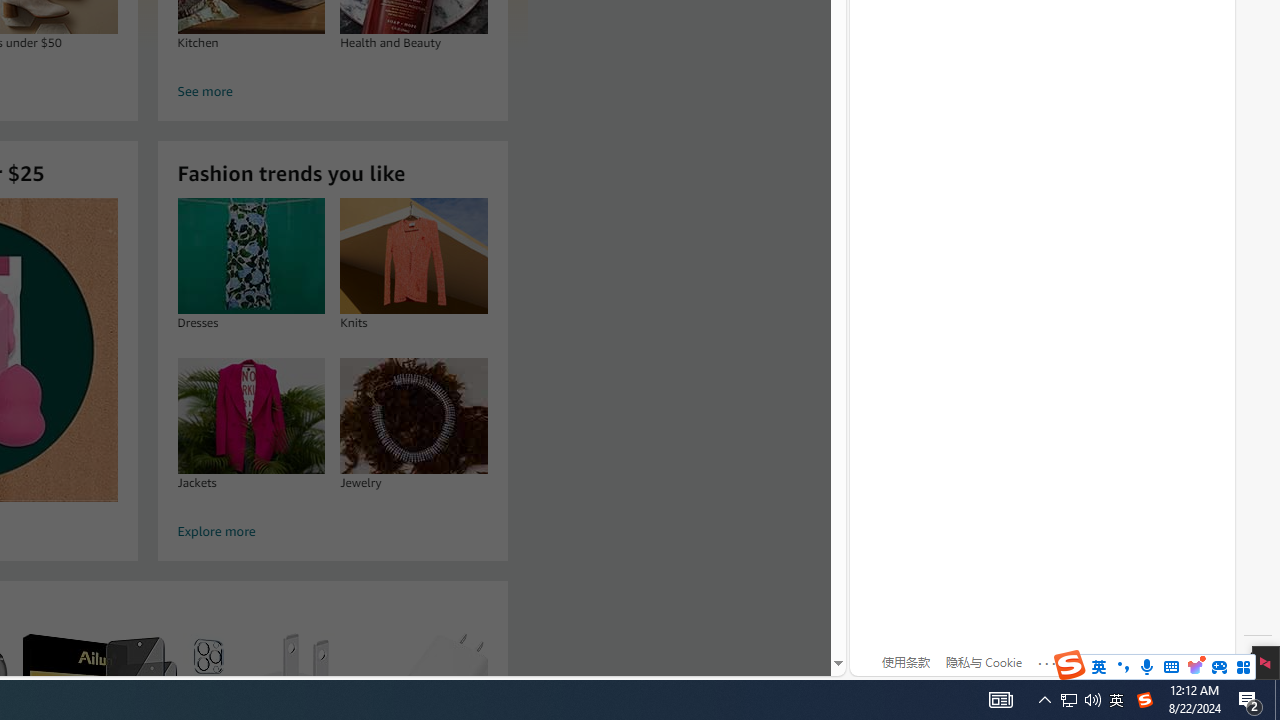 The height and width of the screenshot is (720, 1280). What do you see at coordinates (413, 414) in the screenshot?
I see `'Jewelry'` at bounding box center [413, 414].